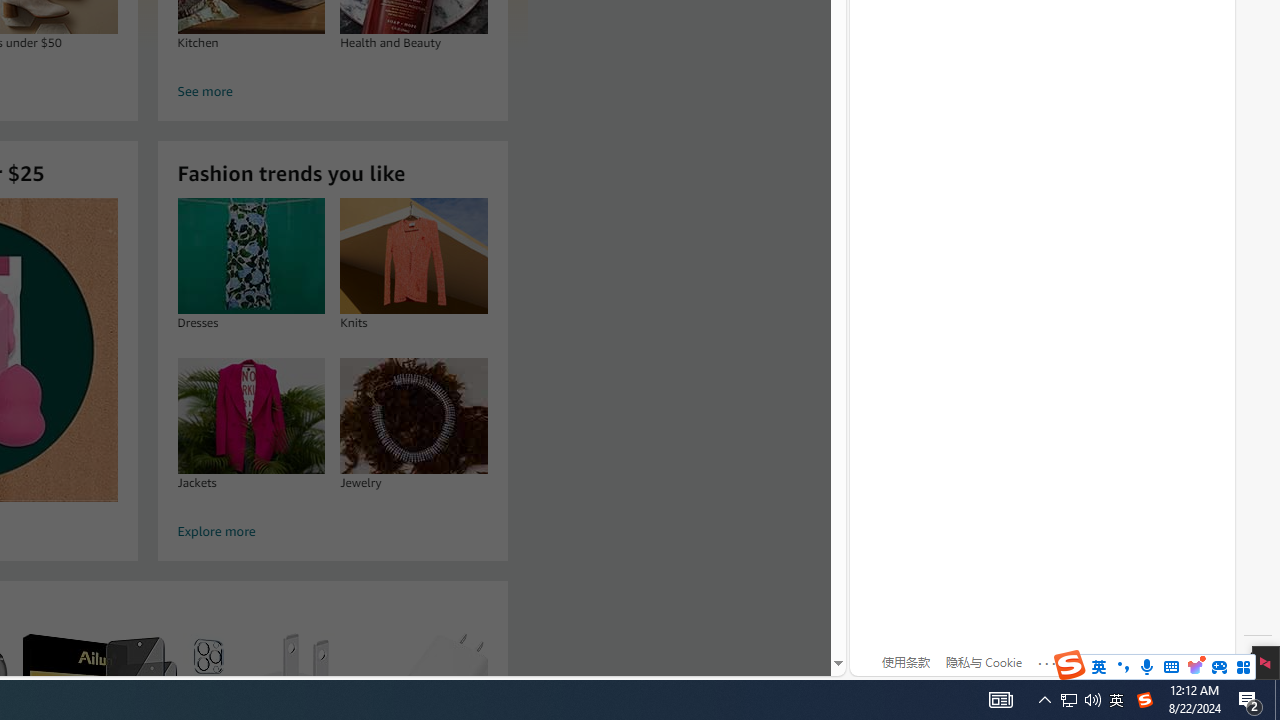 The height and width of the screenshot is (720, 1280). What do you see at coordinates (413, 414) in the screenshot?
I see `'Jewelry'` at bounding box center [413, 414].